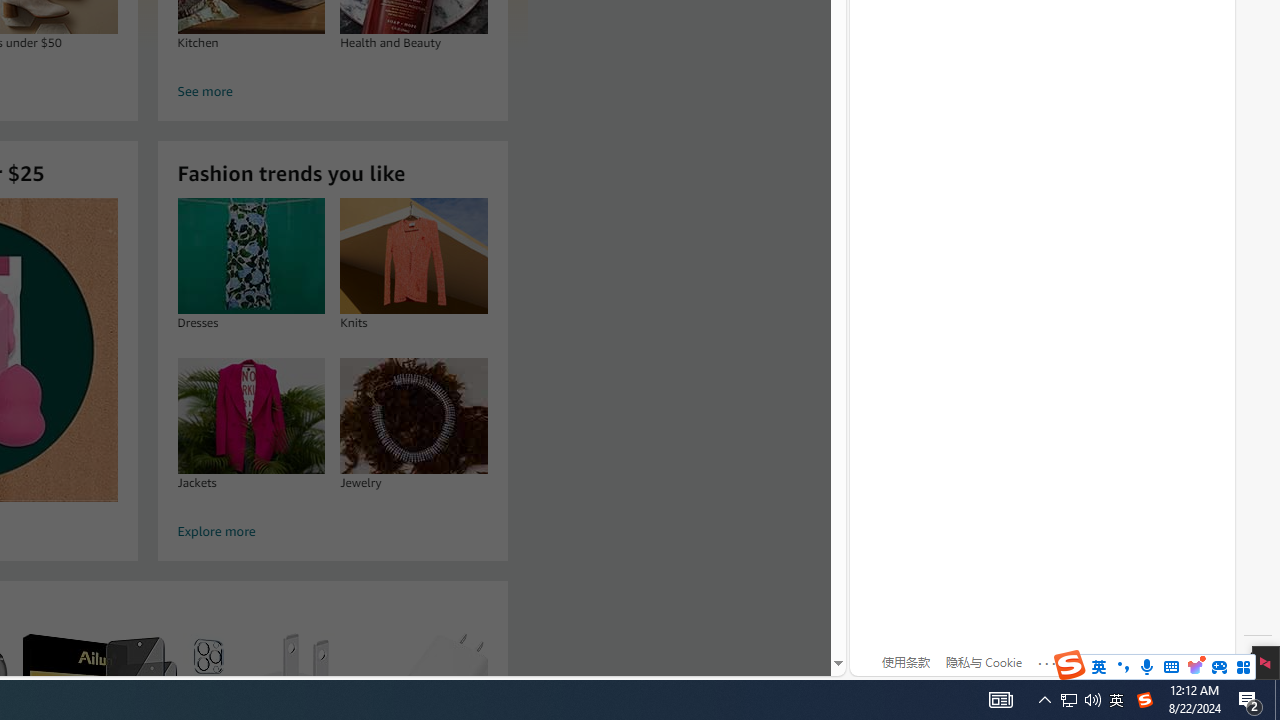 The height and width of the screenshot is (720, 1280). What do you see at coordinates (413, 414) in the screenshot?
I see `'Jewelry'` at bounding box center [413, 414].